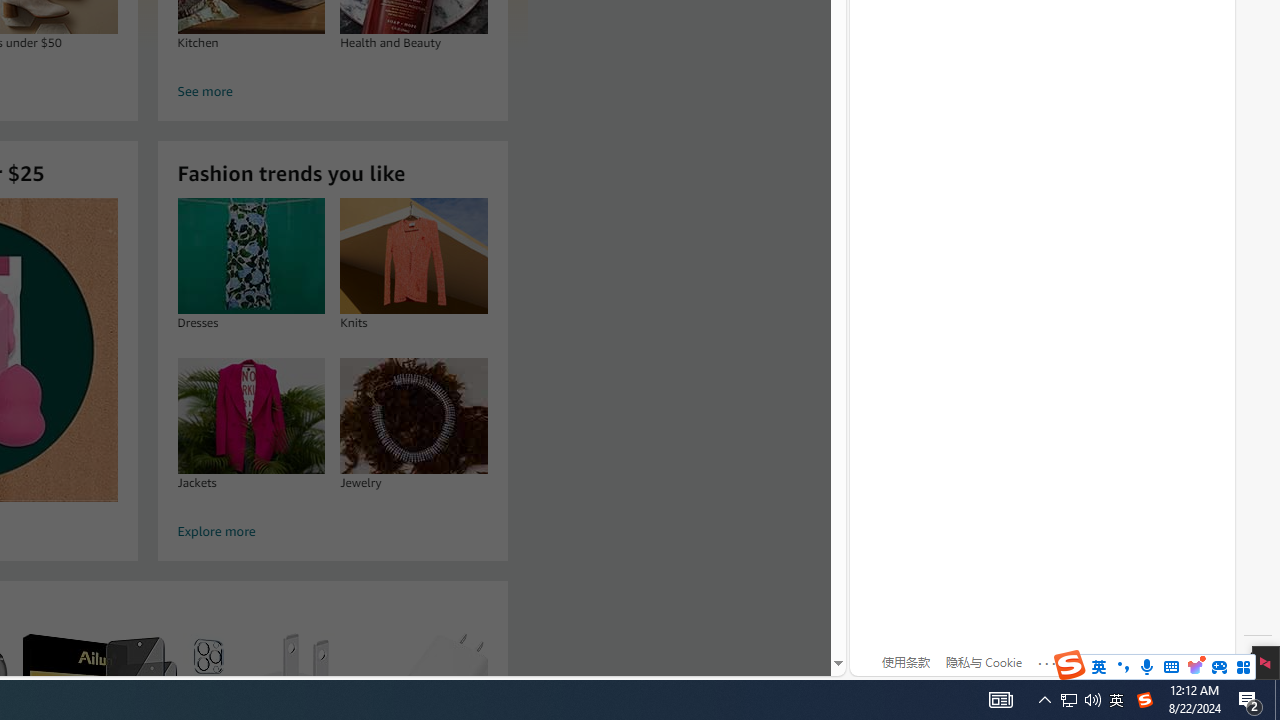 The height and width of the screenshot is (720, 1280). What do you see at coordinates (413, 414) in the screenshot?
I see `'Jewelry'` at bounding box center [413, 414].